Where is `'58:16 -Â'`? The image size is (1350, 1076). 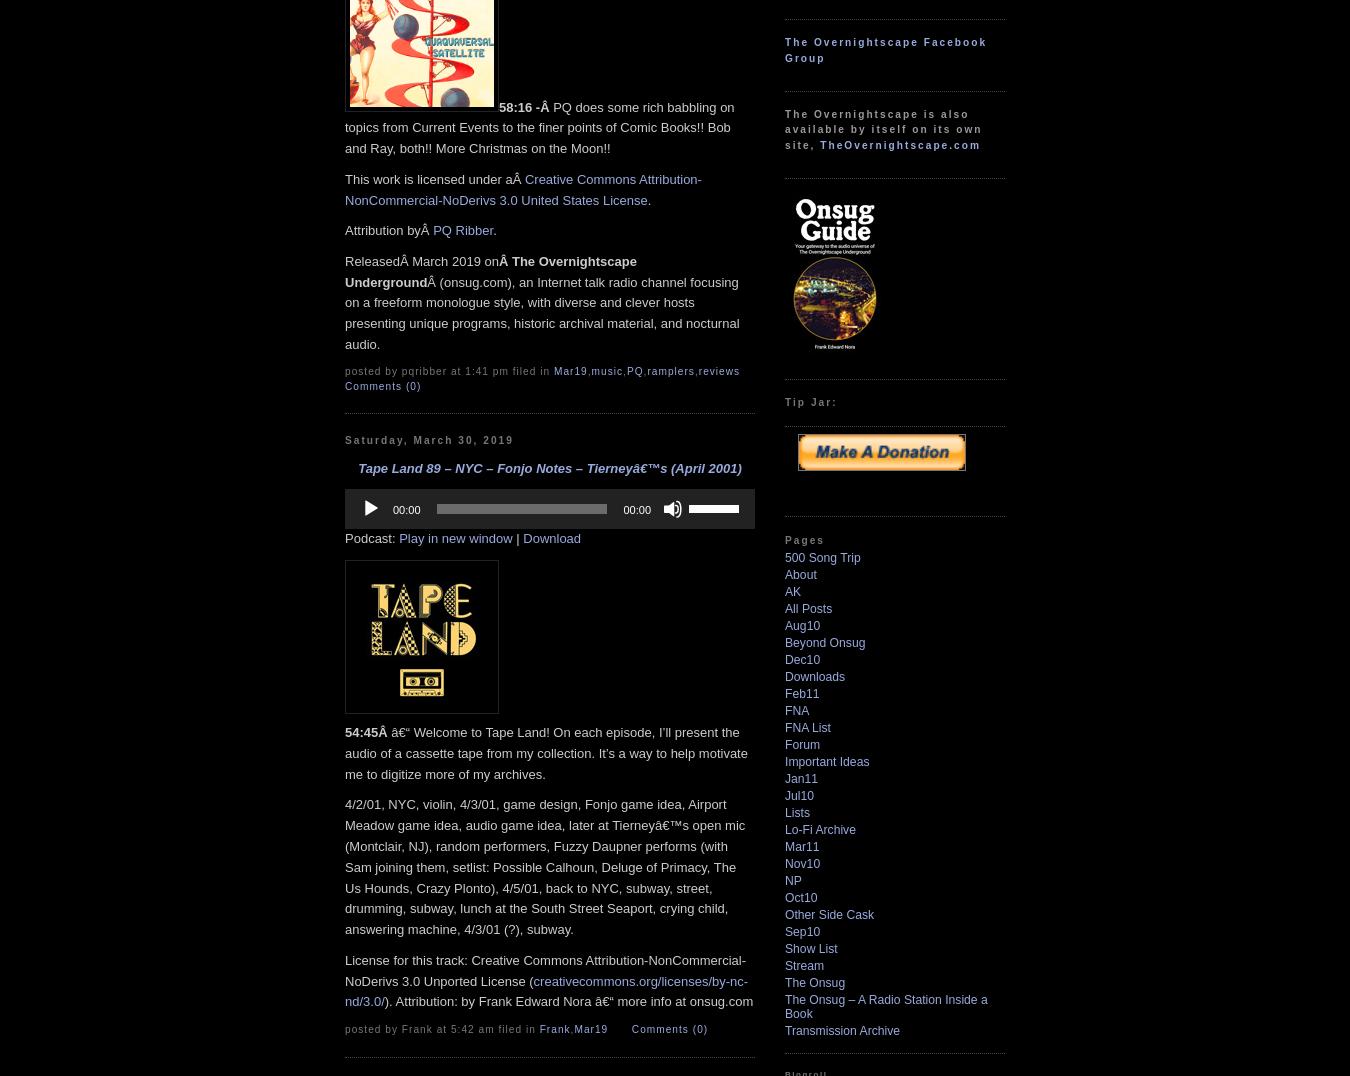
'58:16 -Â' is located at coordinates (524, 105).